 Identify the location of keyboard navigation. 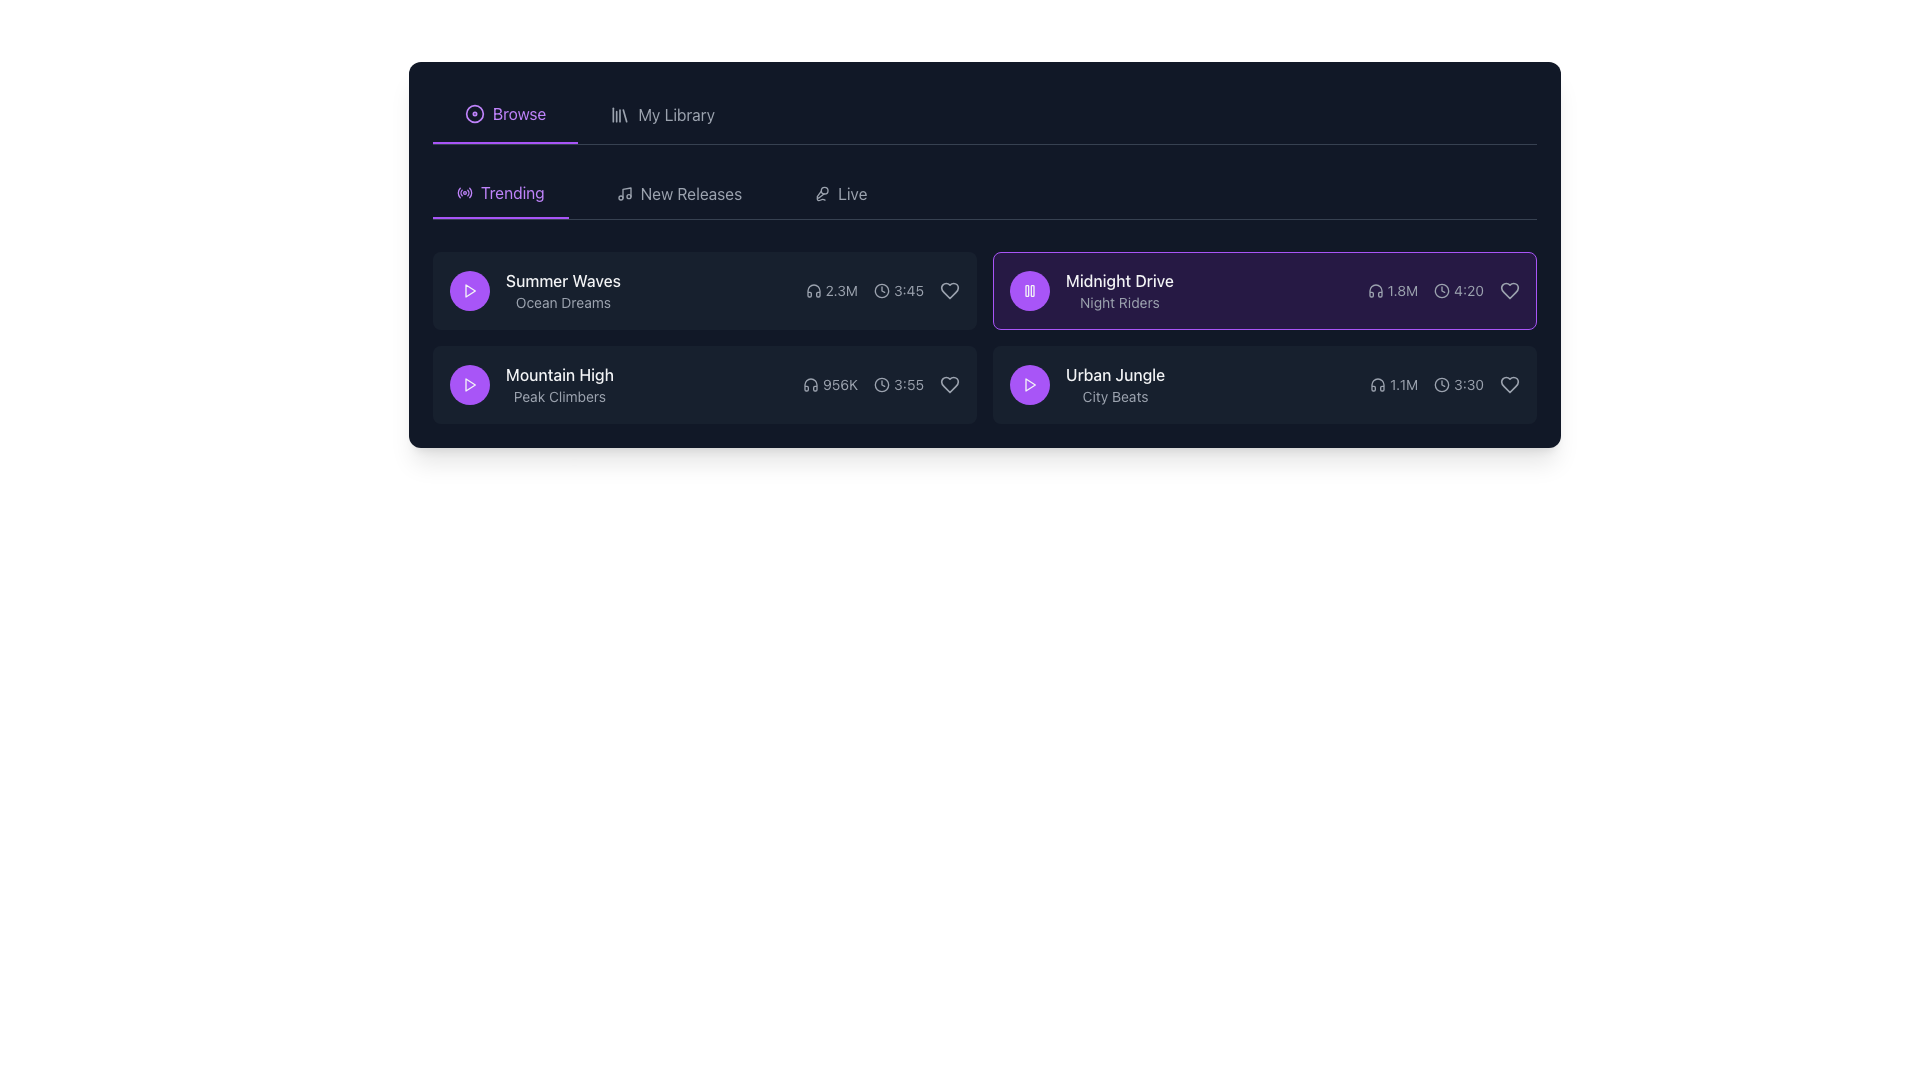
(469, 385).